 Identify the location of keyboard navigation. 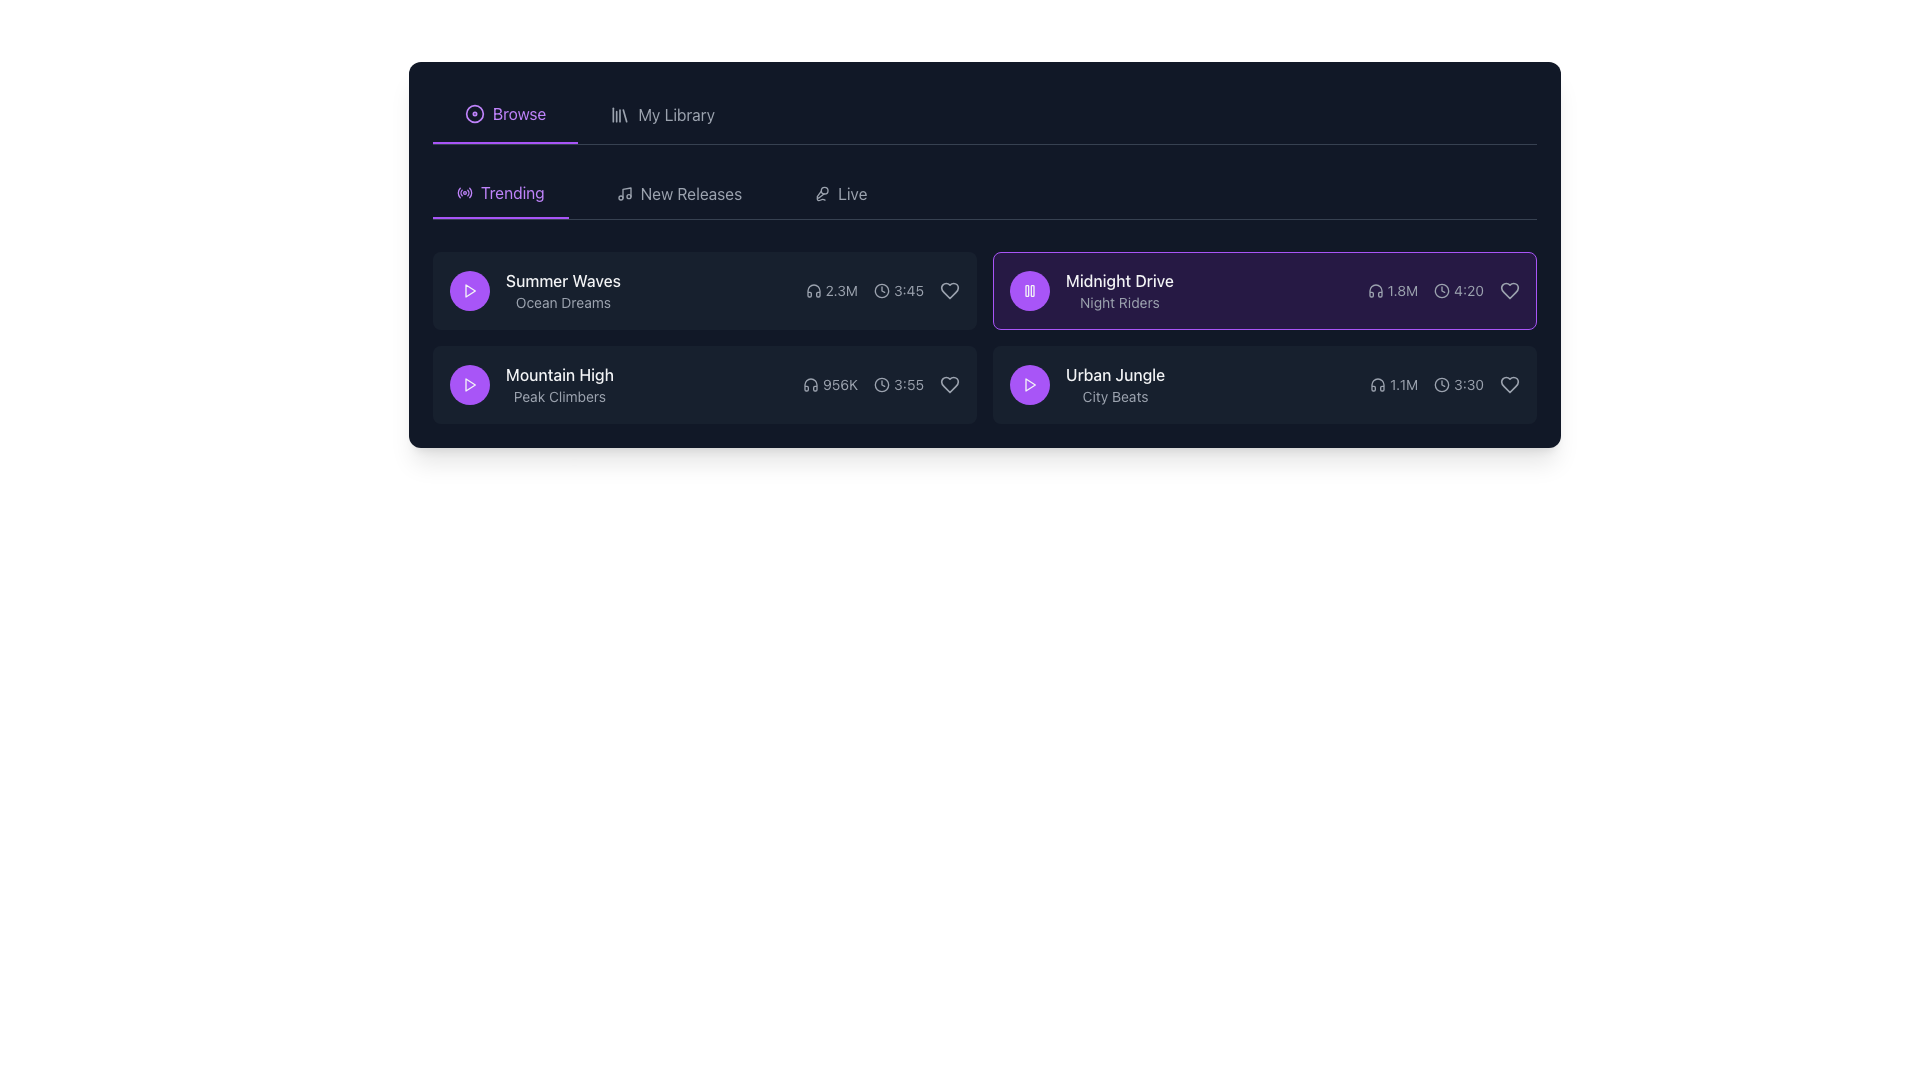
(469, 385).